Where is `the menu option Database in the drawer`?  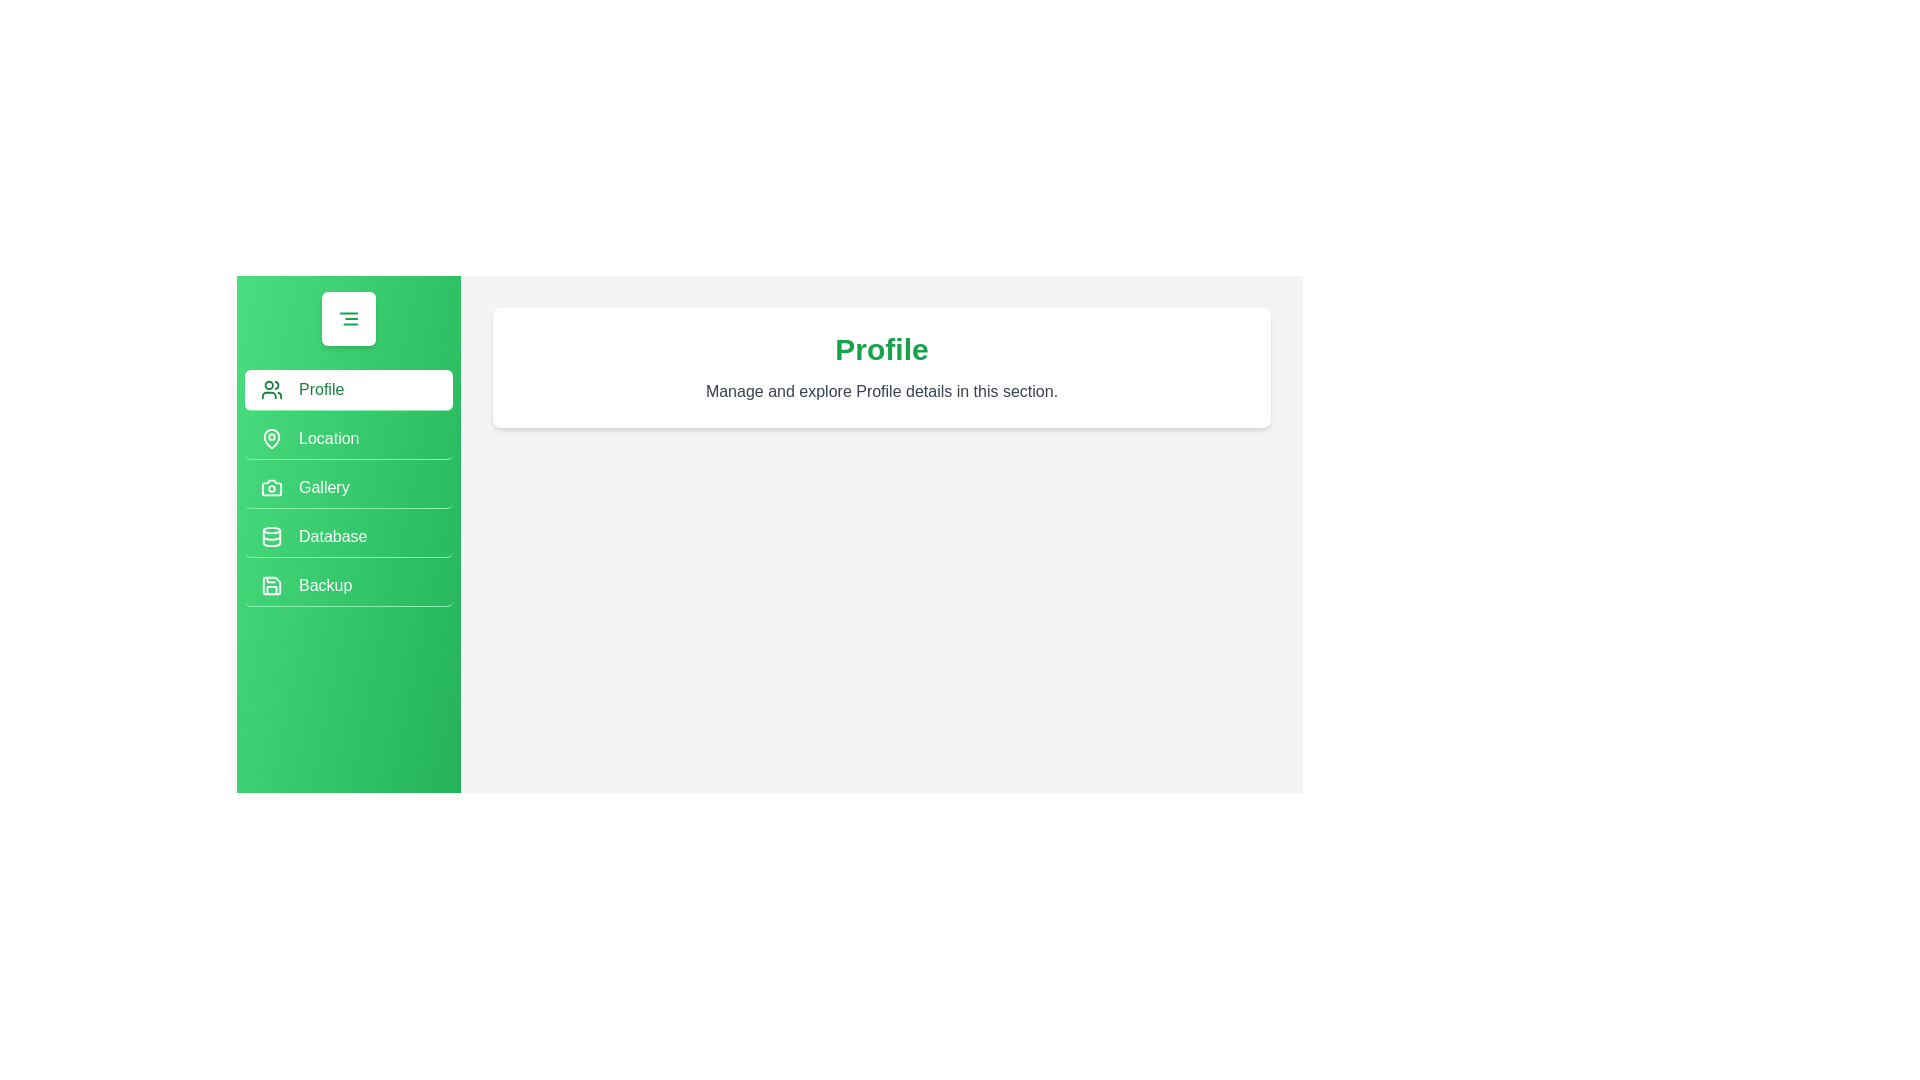
the menu option Database in the drawer is located at coordinates (349, 536).